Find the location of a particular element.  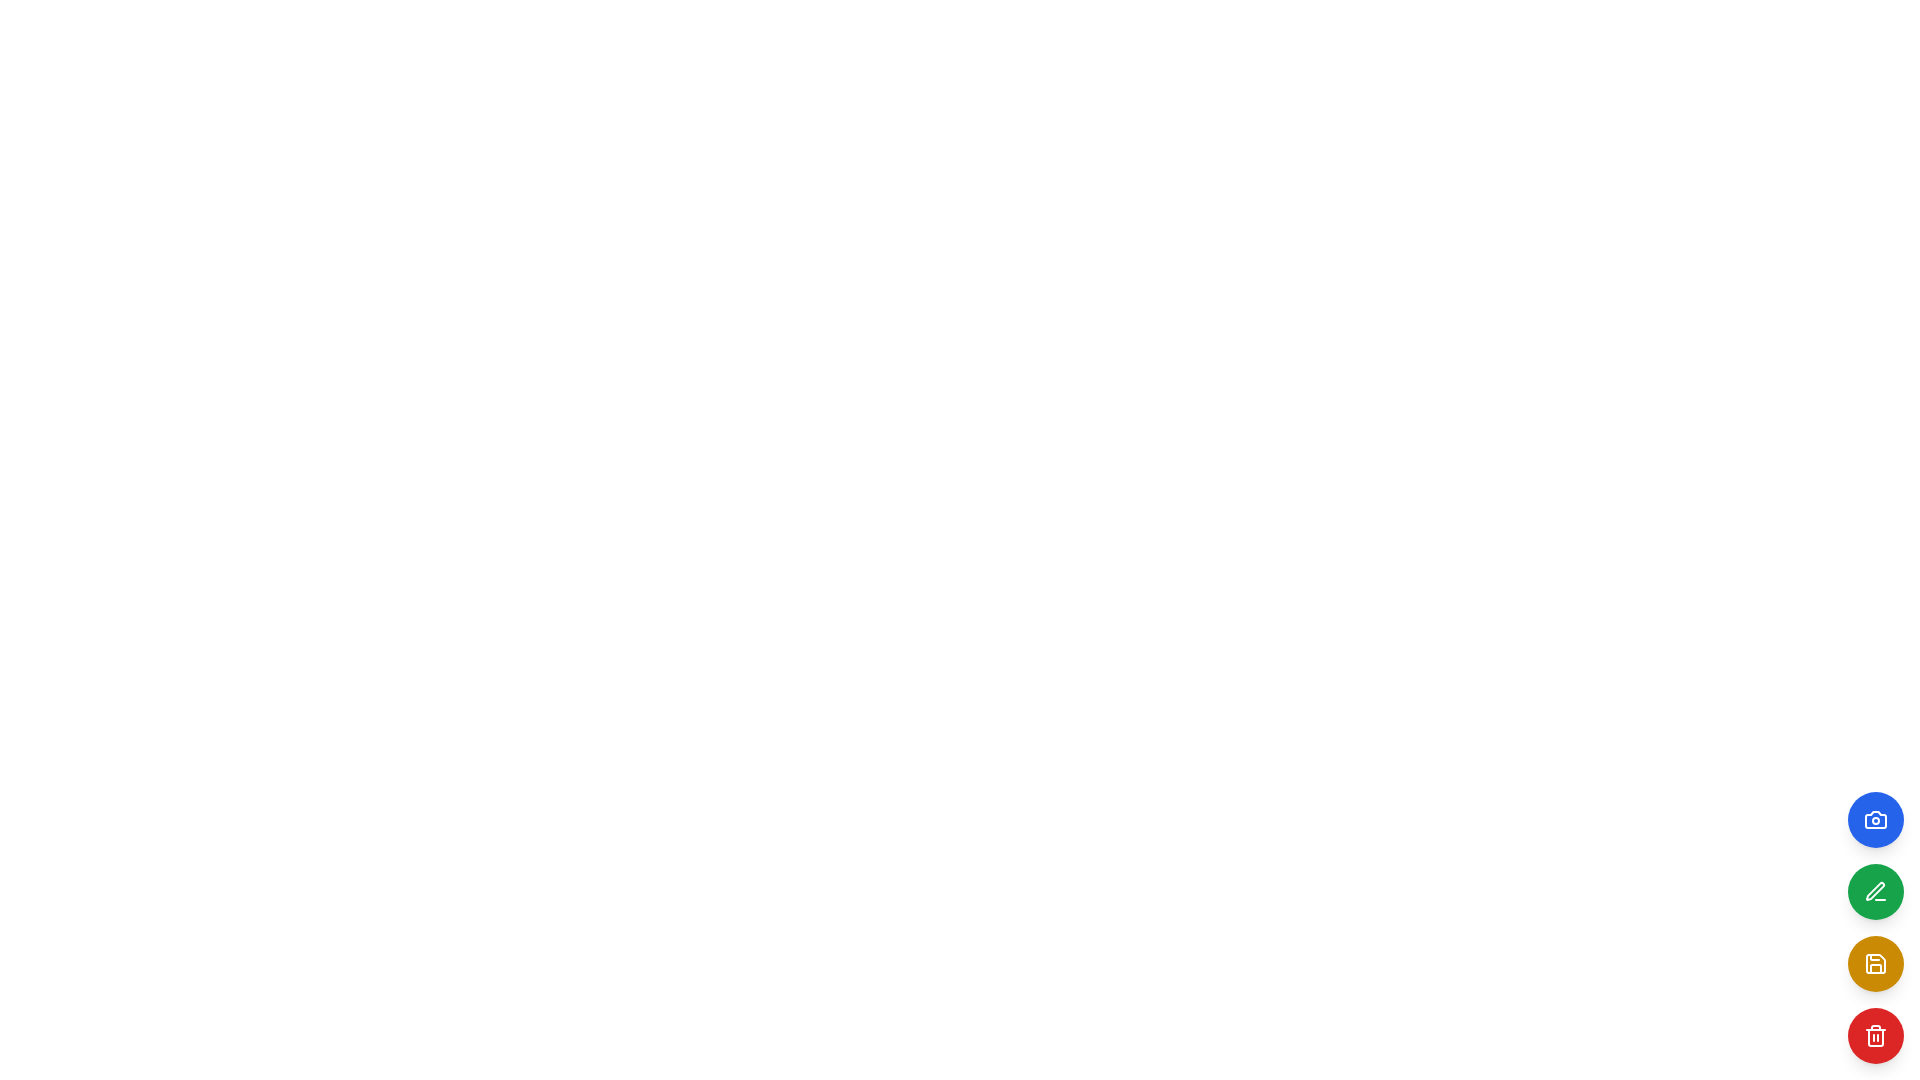

the interactive editing button located in the second position of a vertical stack, below the blue camera icon and above the golden save icon is located at coordinates (1875, 890).